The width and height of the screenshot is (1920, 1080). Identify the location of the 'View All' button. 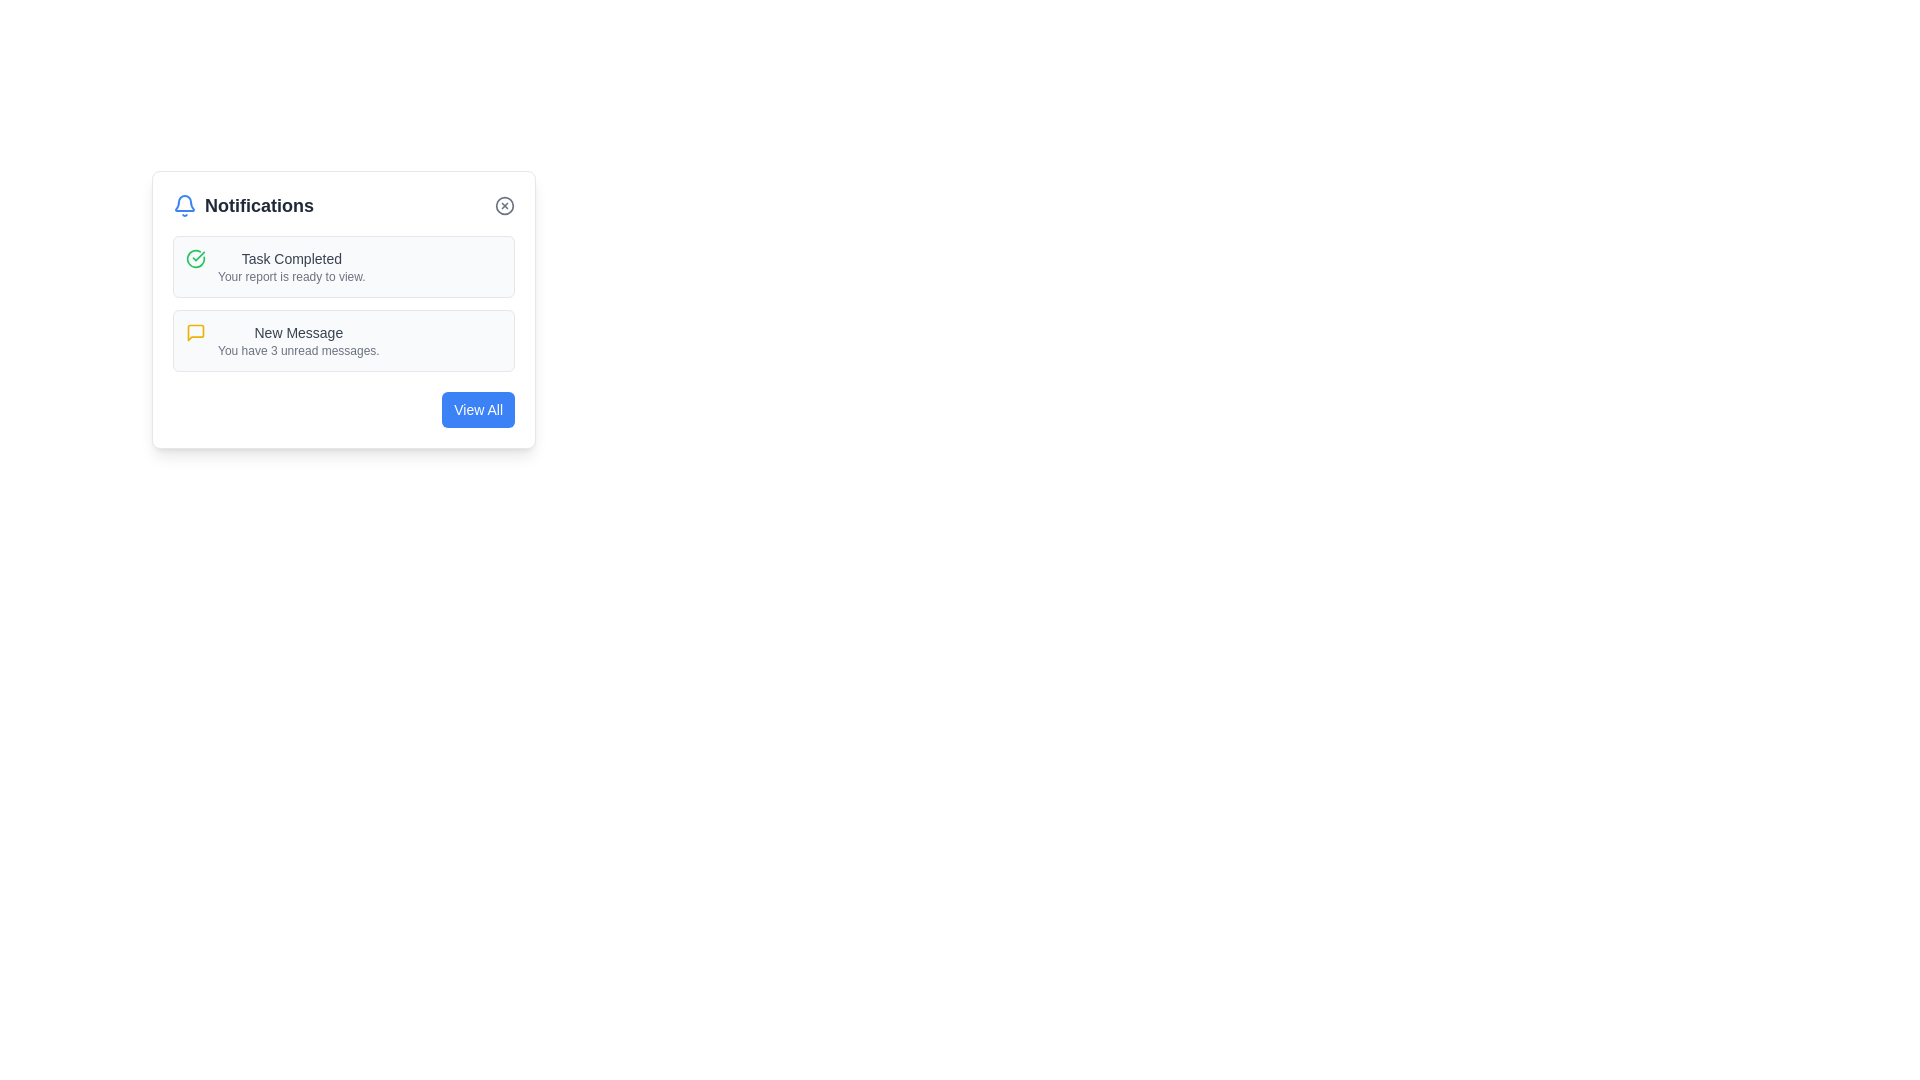
(477, 408).